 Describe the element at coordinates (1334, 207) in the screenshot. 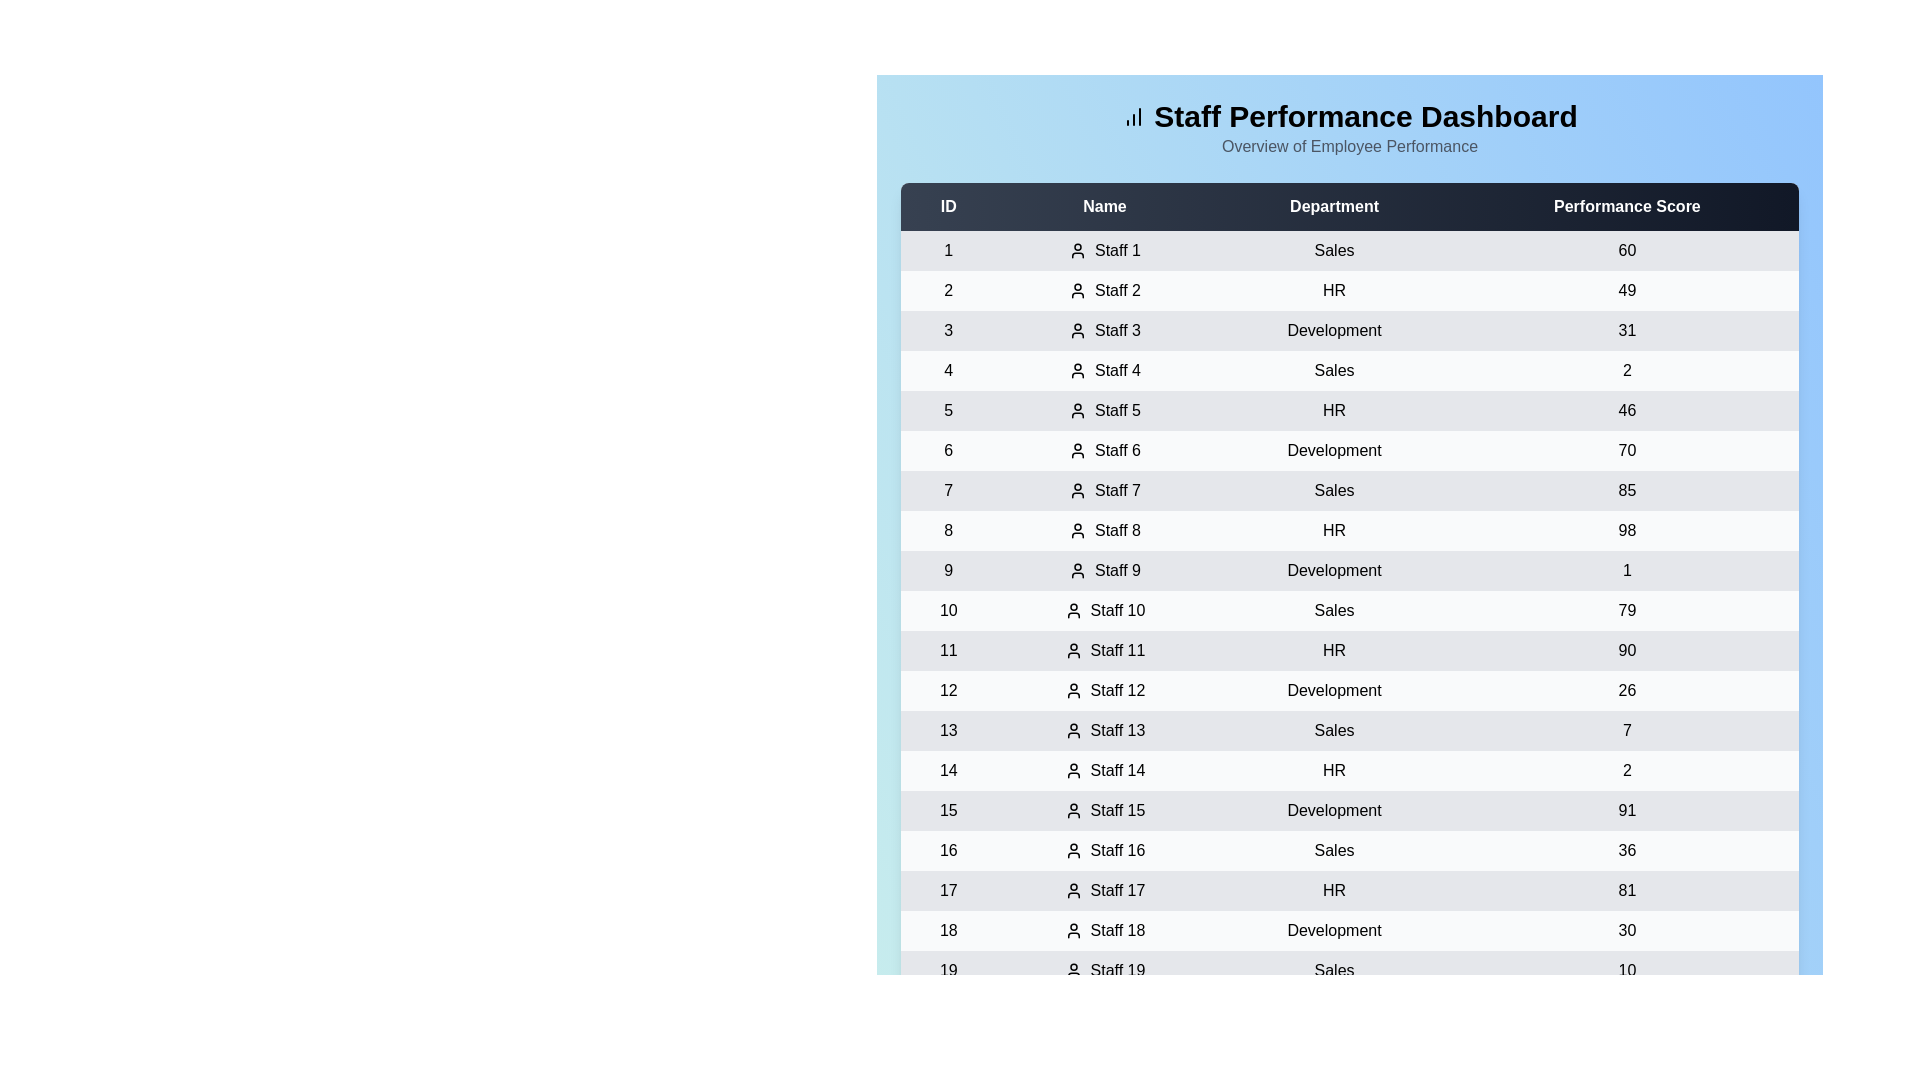

I see `the column header labeled 'Department' to sort the table by that column` at that location.